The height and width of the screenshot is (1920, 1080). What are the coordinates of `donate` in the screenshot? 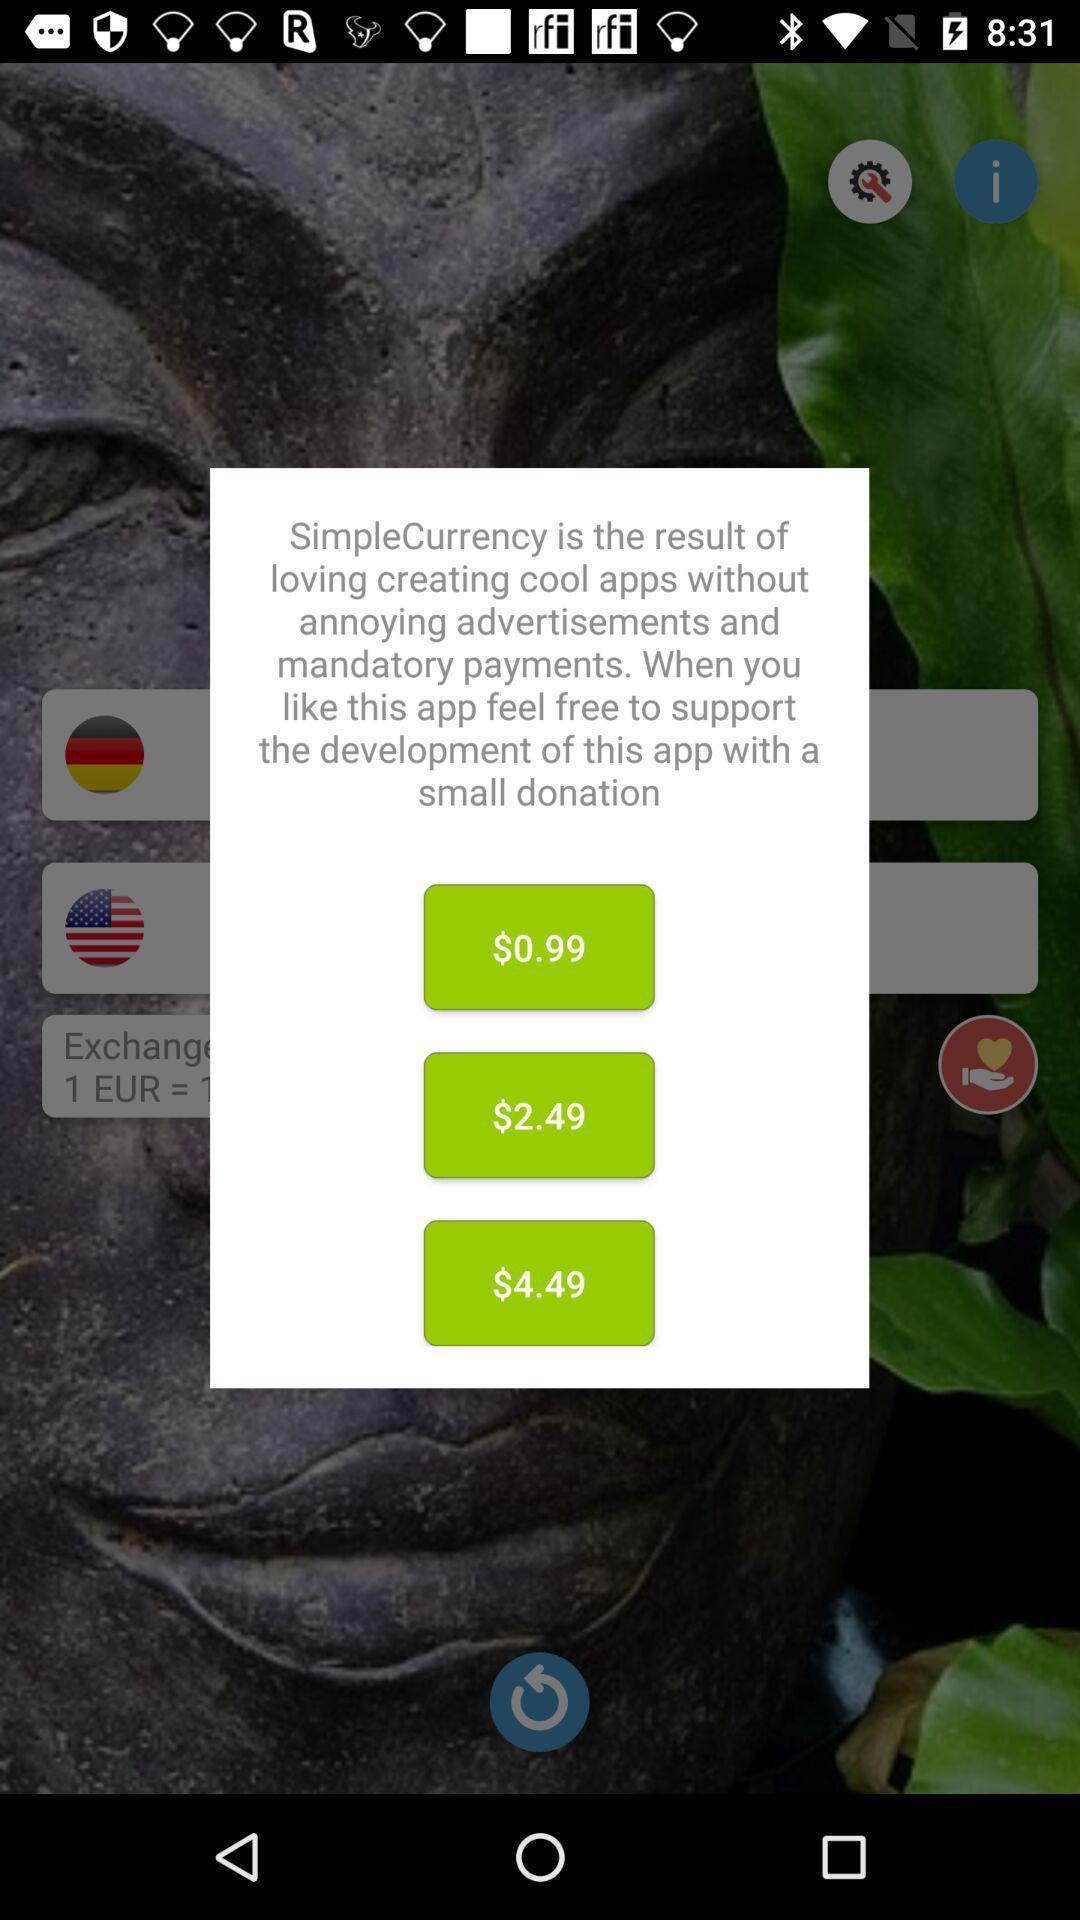 It's located at (584, 926).